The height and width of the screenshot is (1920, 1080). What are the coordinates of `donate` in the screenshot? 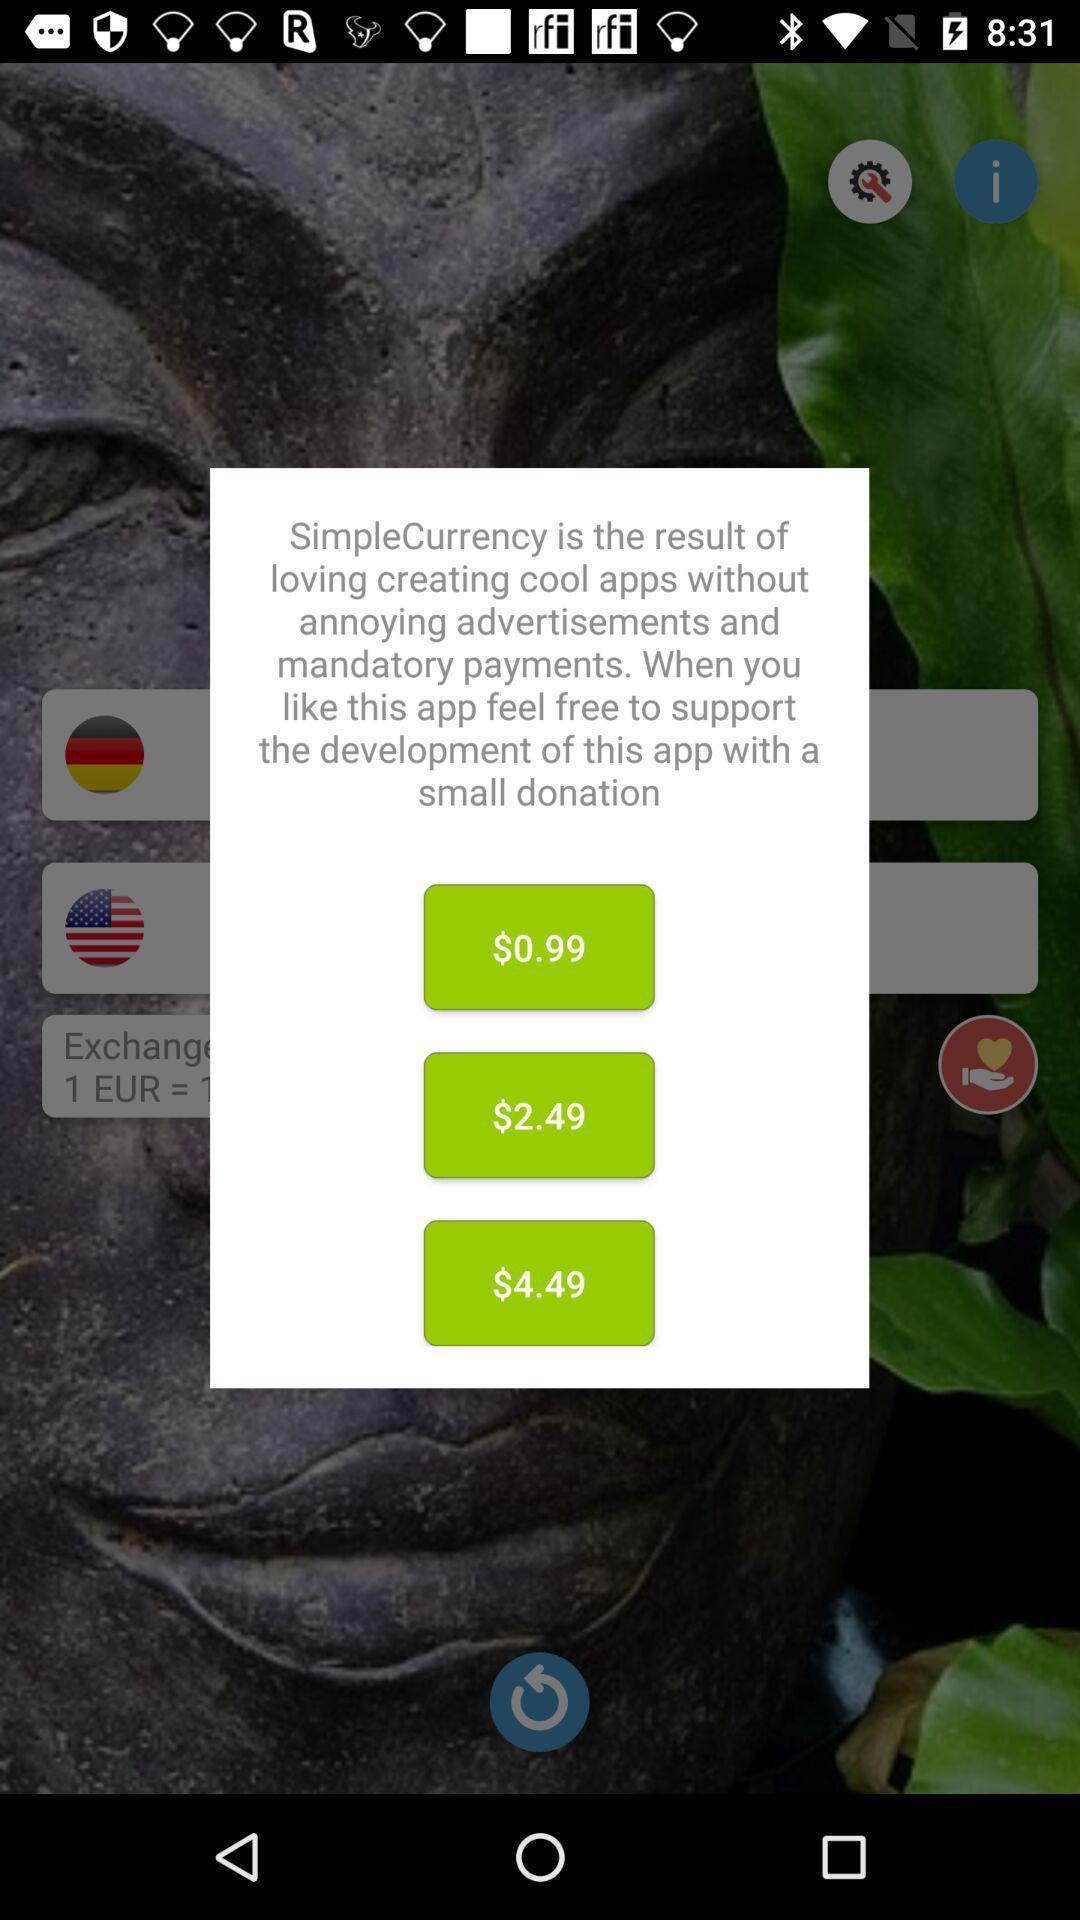 It's located at (584, 926).